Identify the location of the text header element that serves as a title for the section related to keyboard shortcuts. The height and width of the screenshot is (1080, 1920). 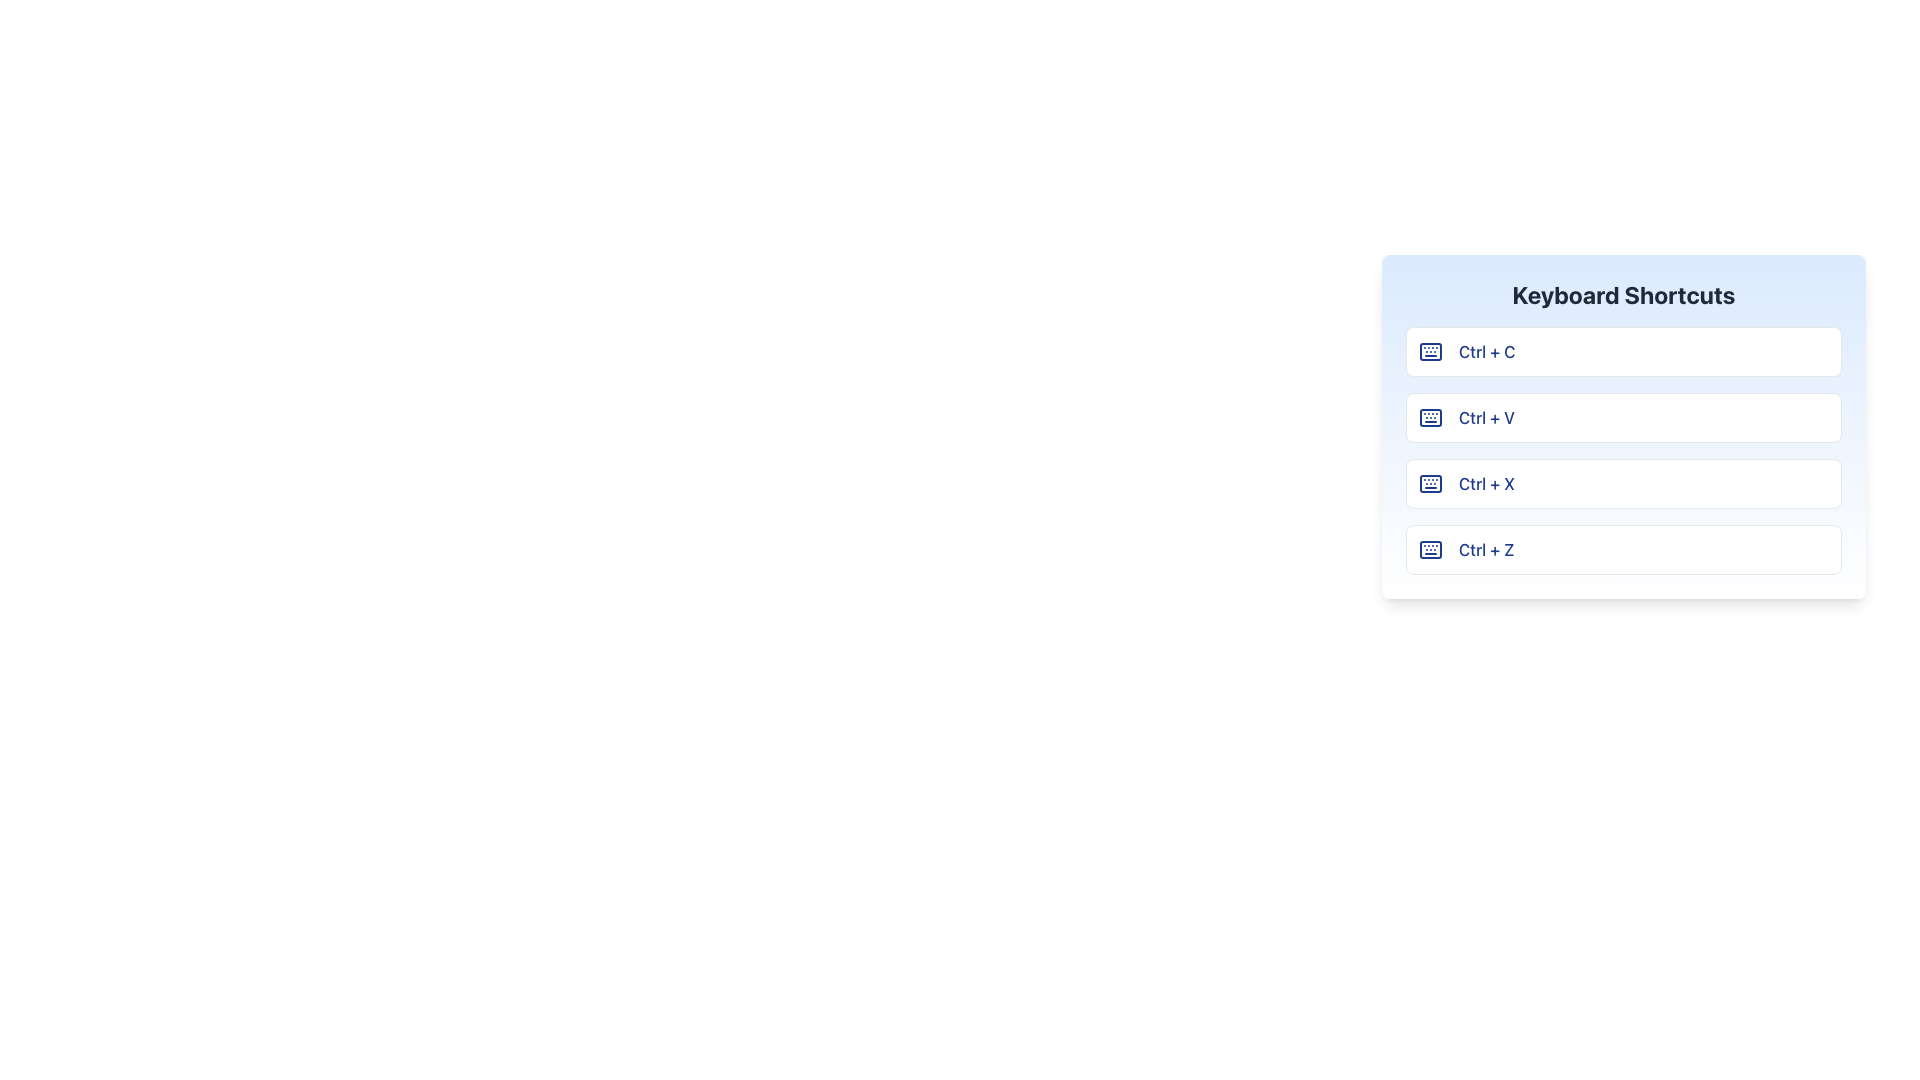
(1623, 294).